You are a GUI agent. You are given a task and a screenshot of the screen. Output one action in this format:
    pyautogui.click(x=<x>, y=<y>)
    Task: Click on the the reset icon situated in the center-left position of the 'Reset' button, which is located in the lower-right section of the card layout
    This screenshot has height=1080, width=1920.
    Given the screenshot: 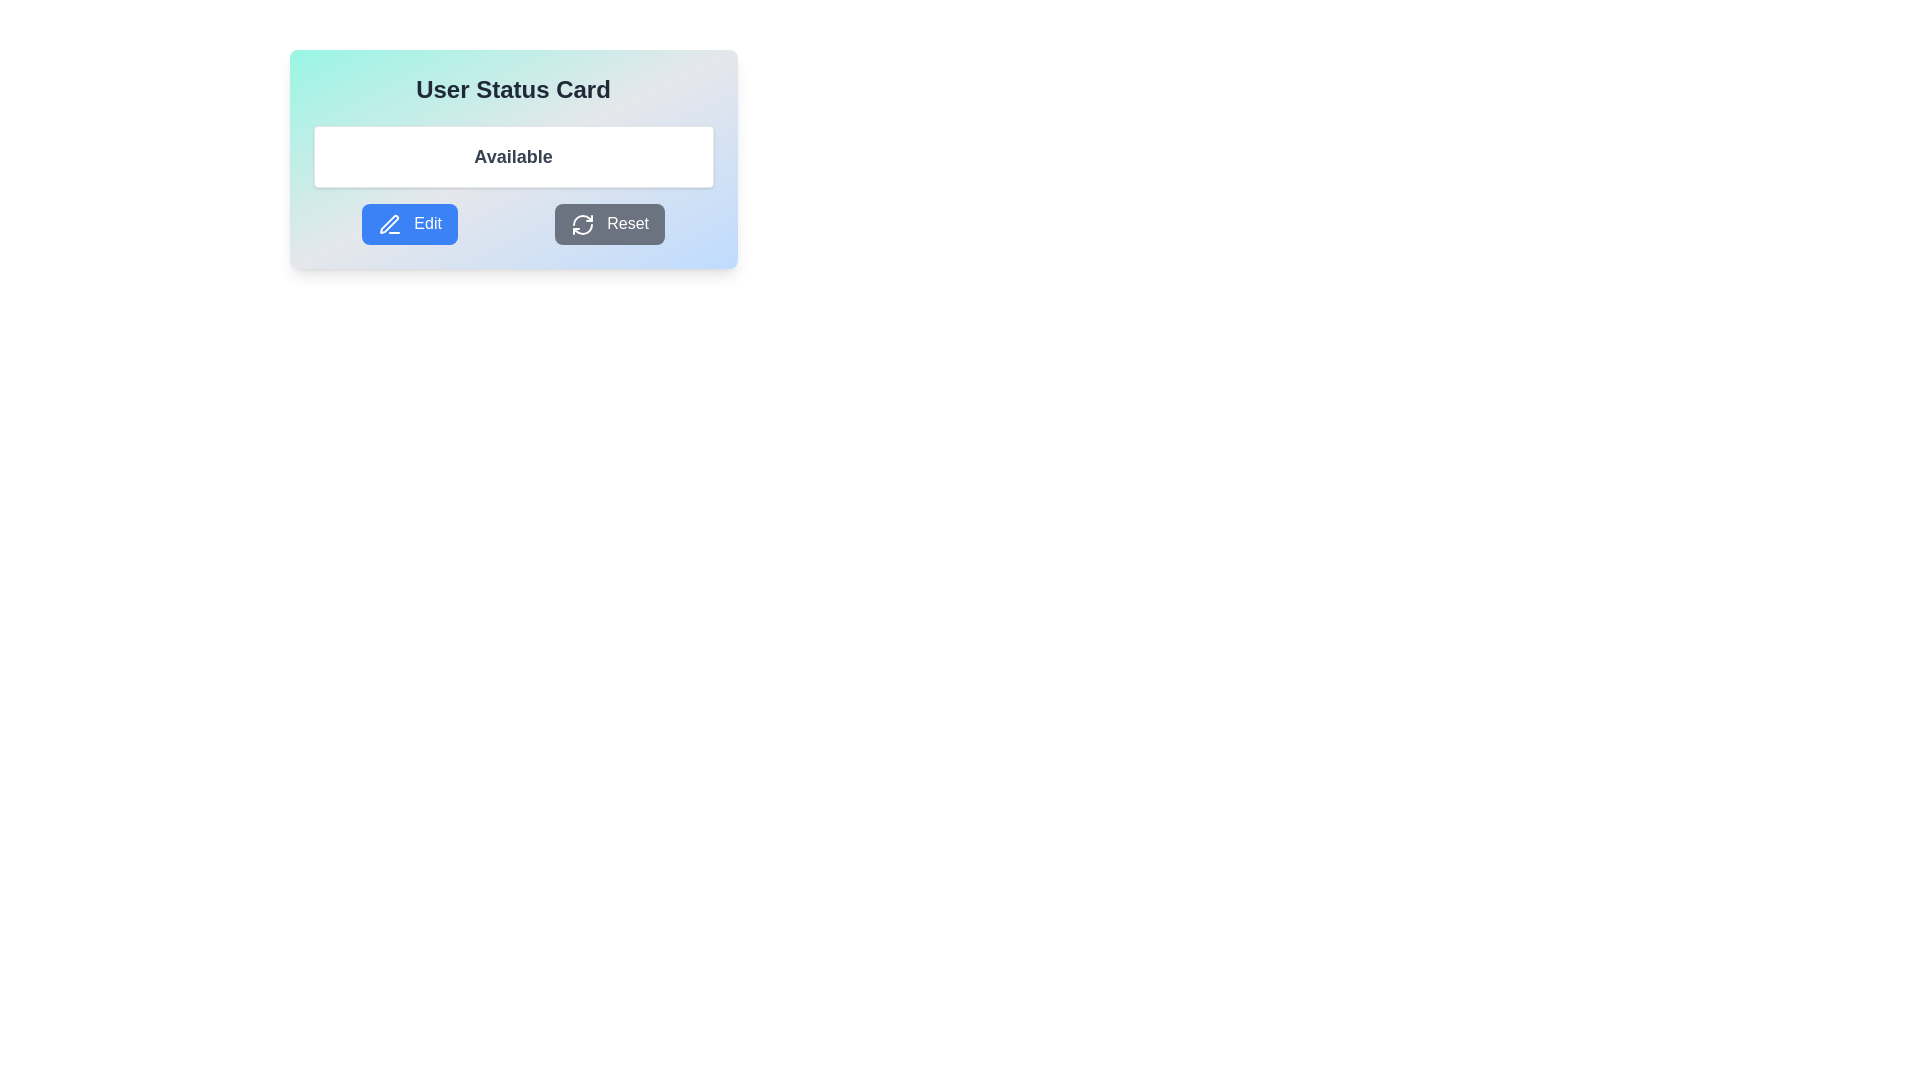 What is the action you would take?
    pyautogui.click(x=581, y=224)
    